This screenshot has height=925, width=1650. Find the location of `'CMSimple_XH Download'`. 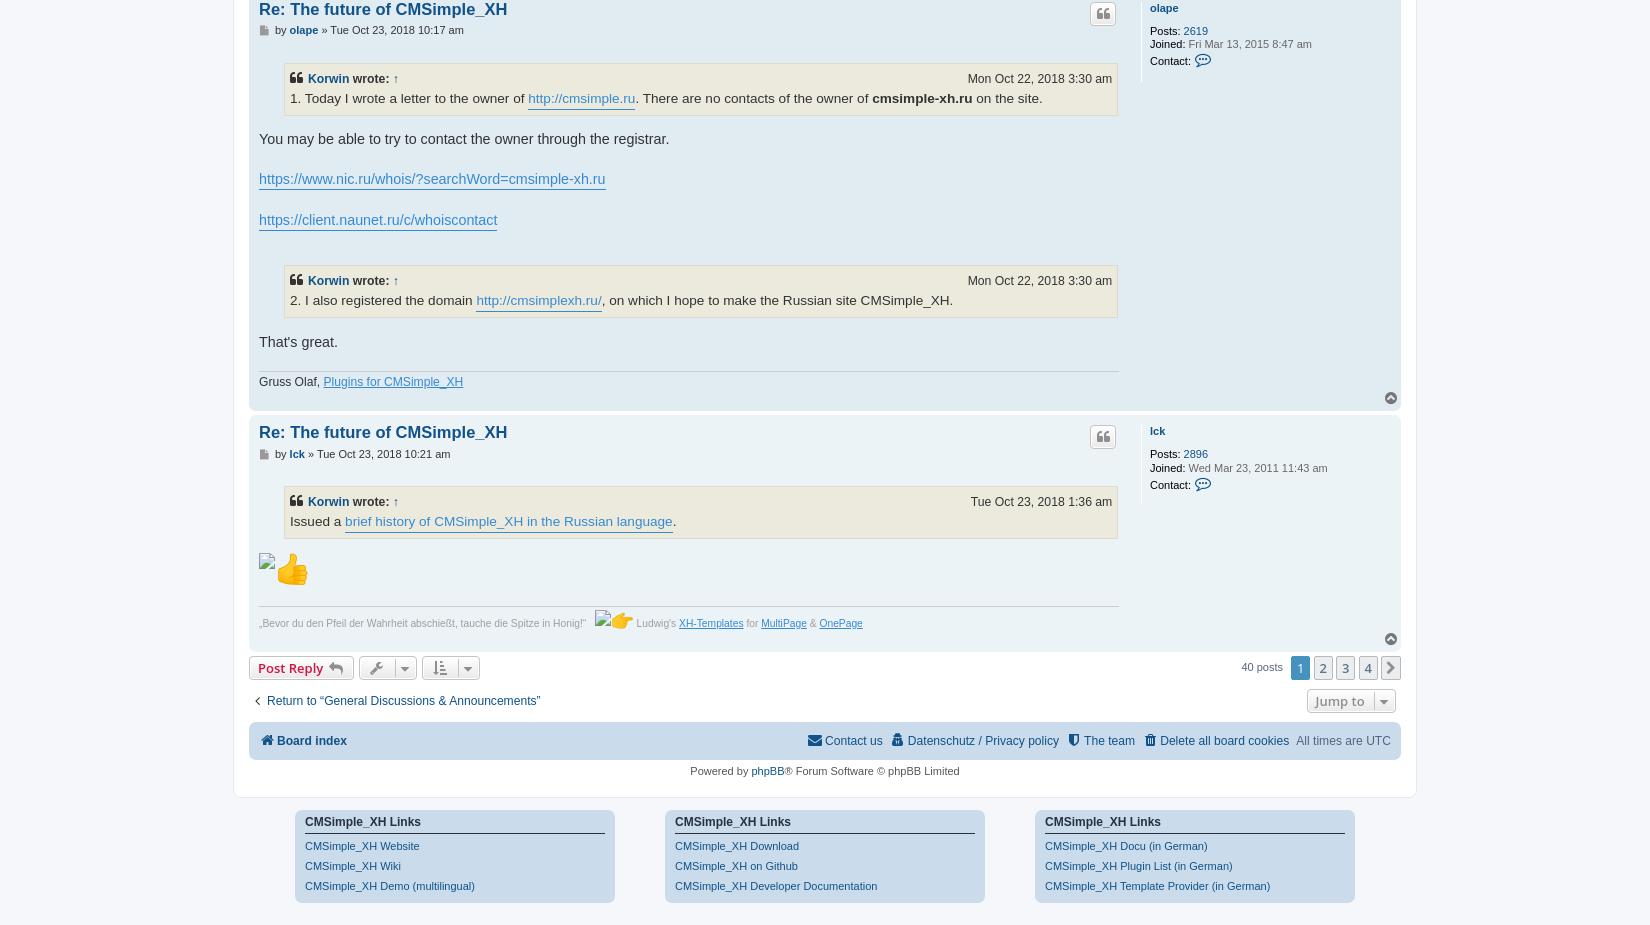

'CMSimple_XH Download' is located at coordinates (736, 844).